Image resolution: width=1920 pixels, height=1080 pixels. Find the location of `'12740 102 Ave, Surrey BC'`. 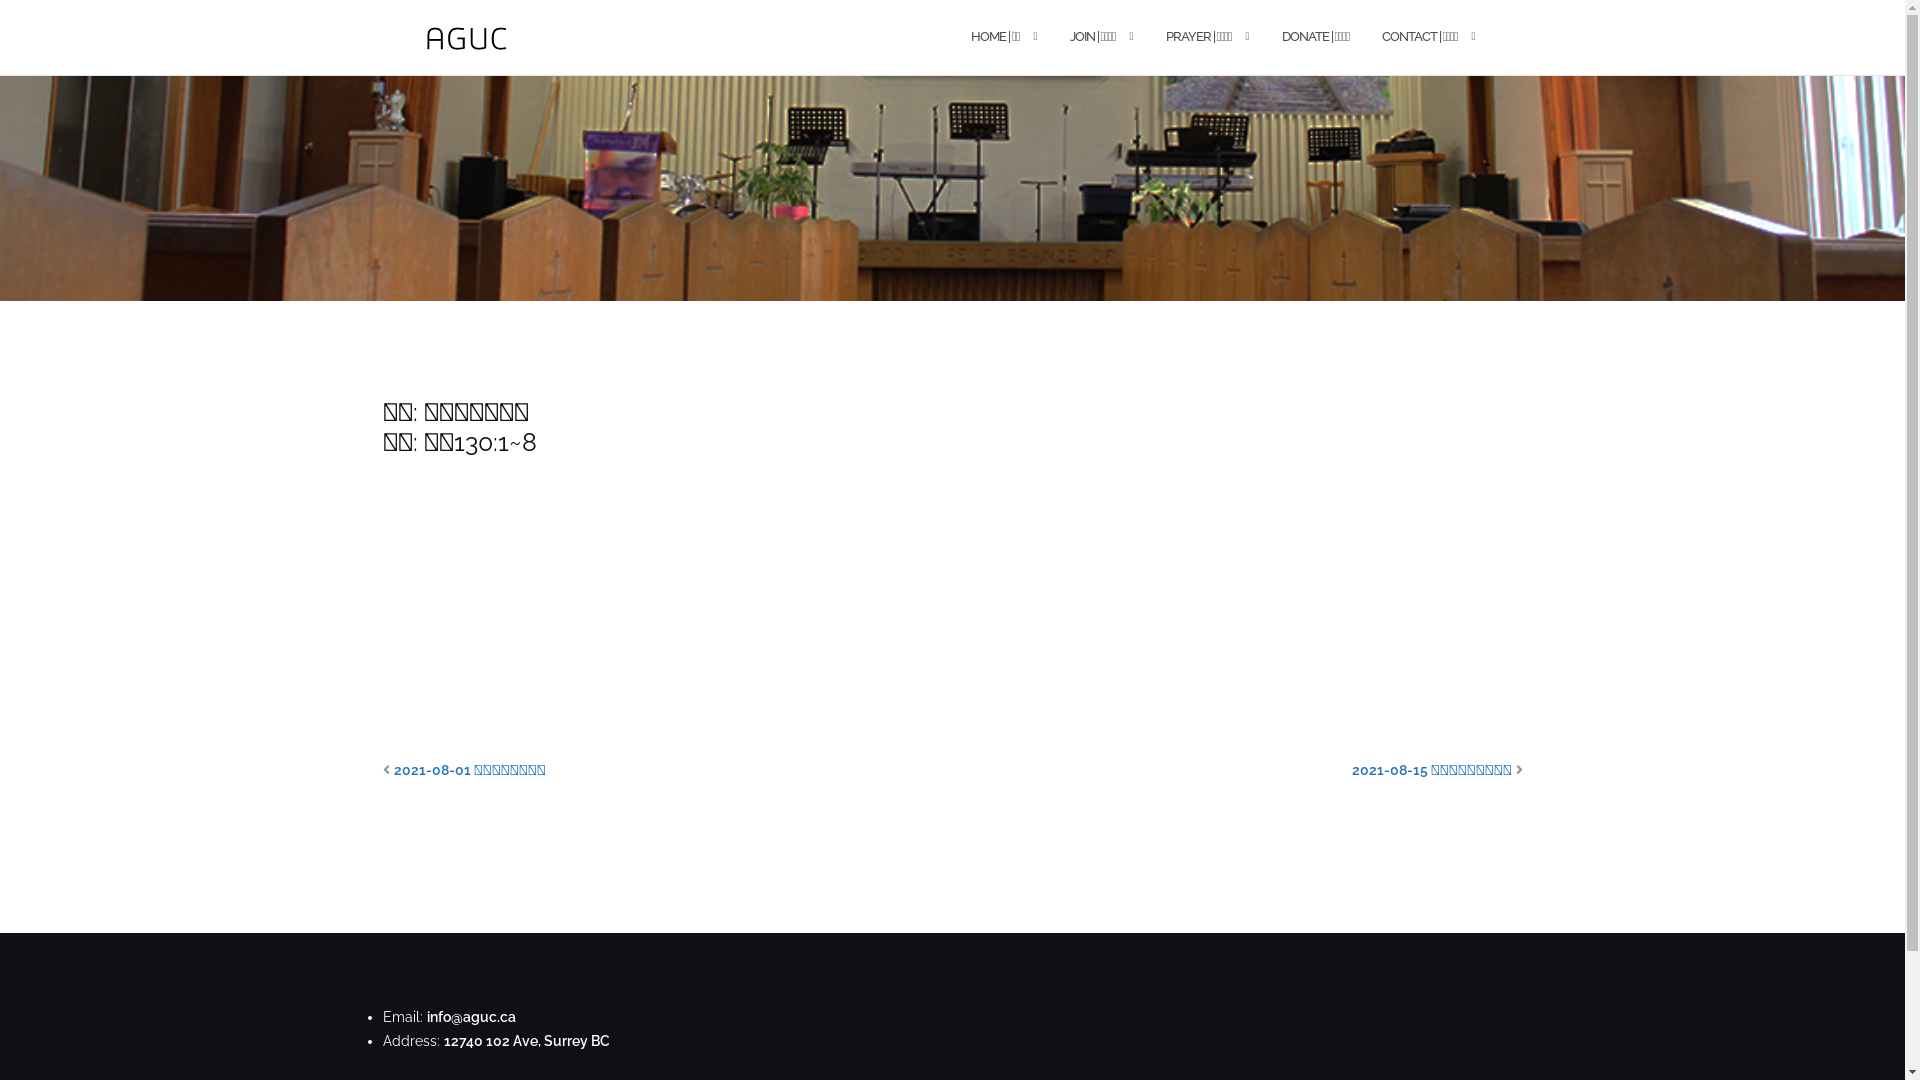

'12740 102 Ave, Surrey BC' is located at coordinates (527, 1040).